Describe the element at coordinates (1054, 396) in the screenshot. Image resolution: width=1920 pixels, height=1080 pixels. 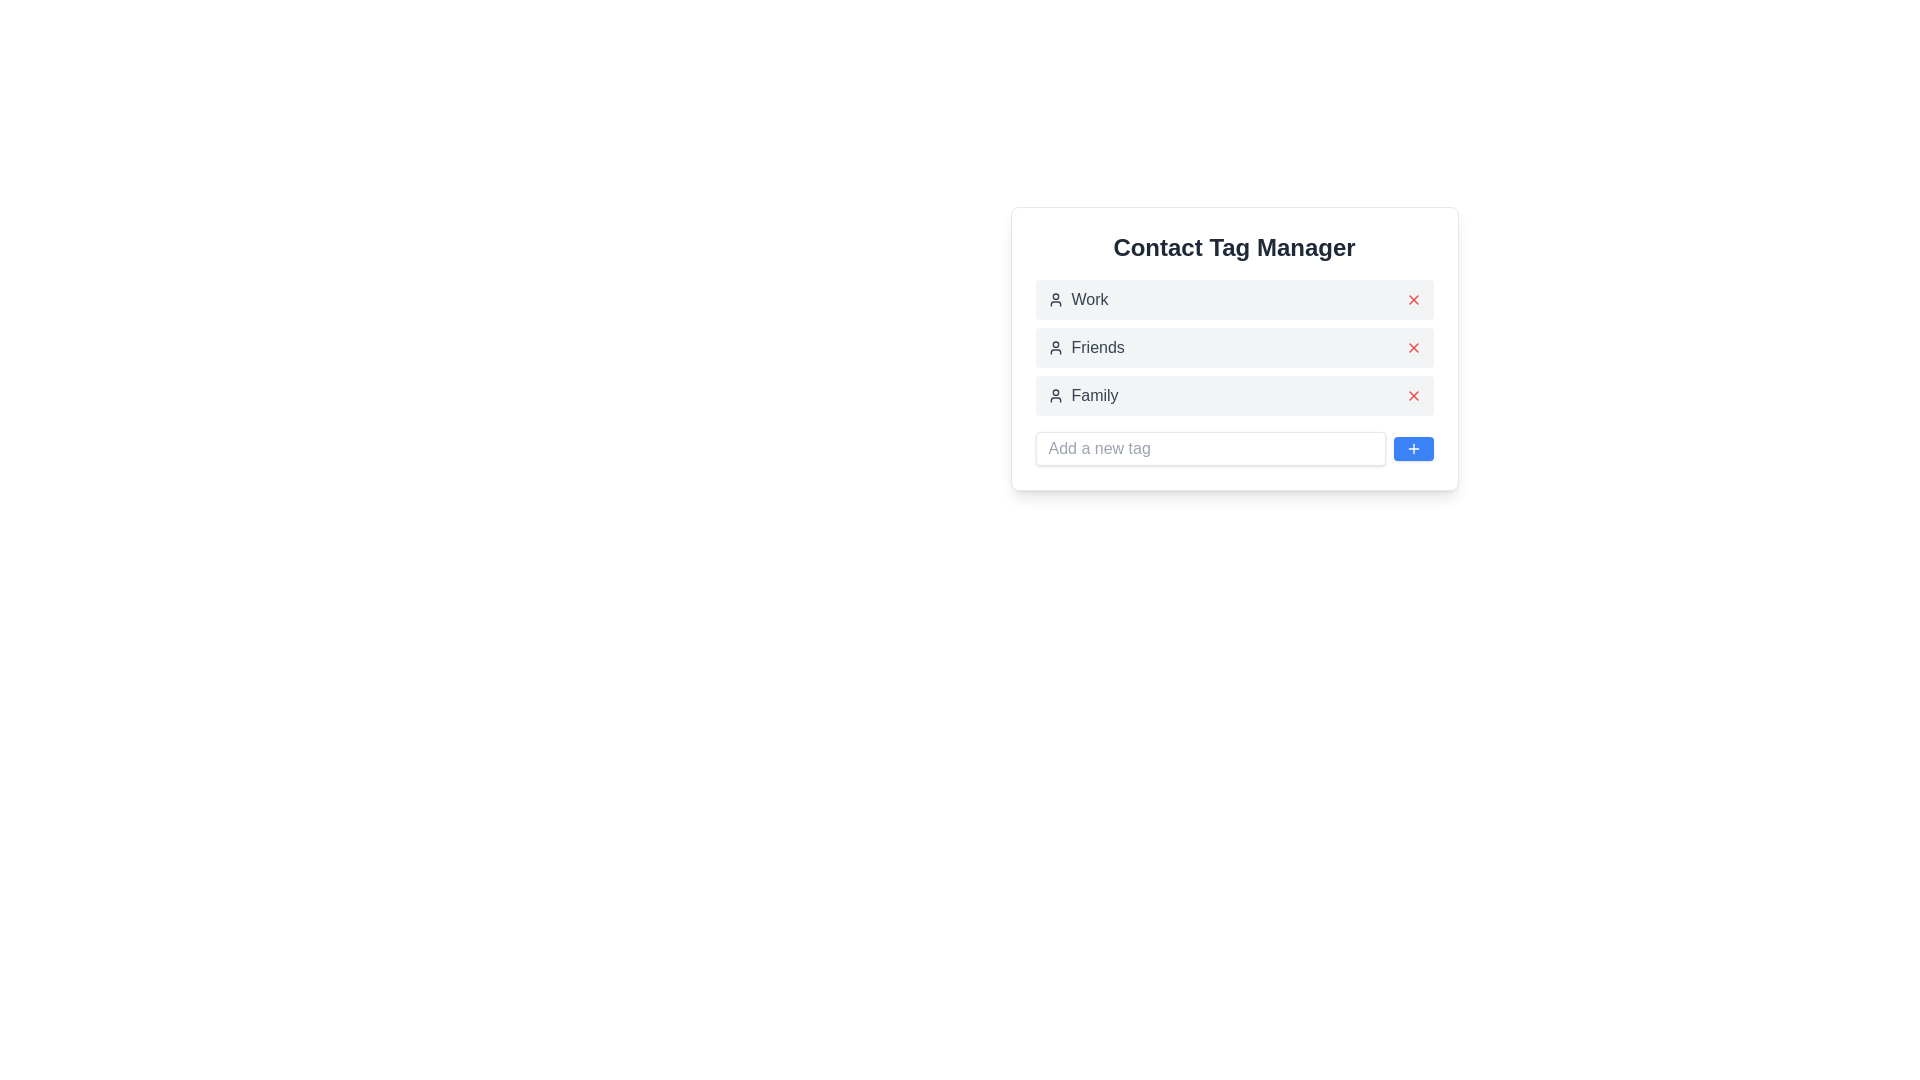
I see `the 'Family' tag icon, which is a user silhouette located to the immediate left of the 'Family' label in the 'Contact Tag Manager' section, specifically the third item in a vertical stack` at that location.